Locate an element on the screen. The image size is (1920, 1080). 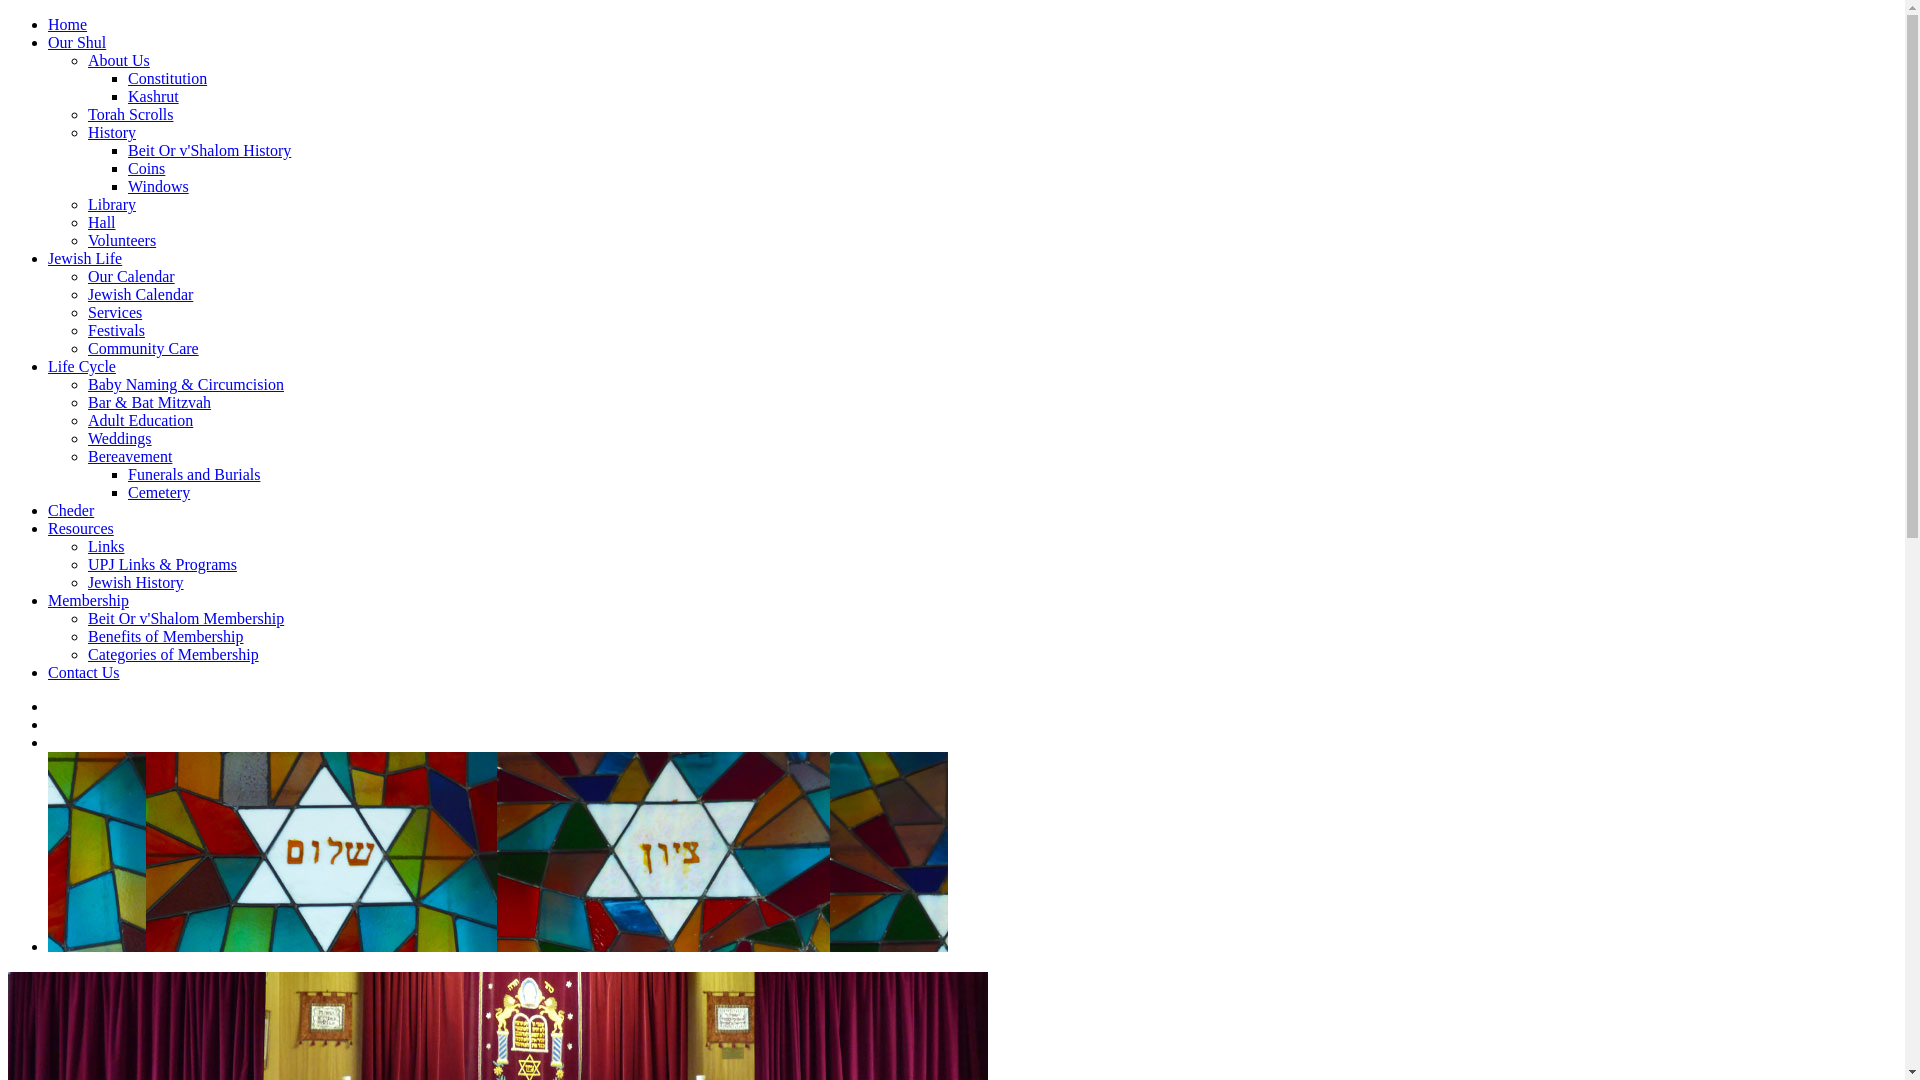
'Contact Us' is located at coordinates (48, 672).